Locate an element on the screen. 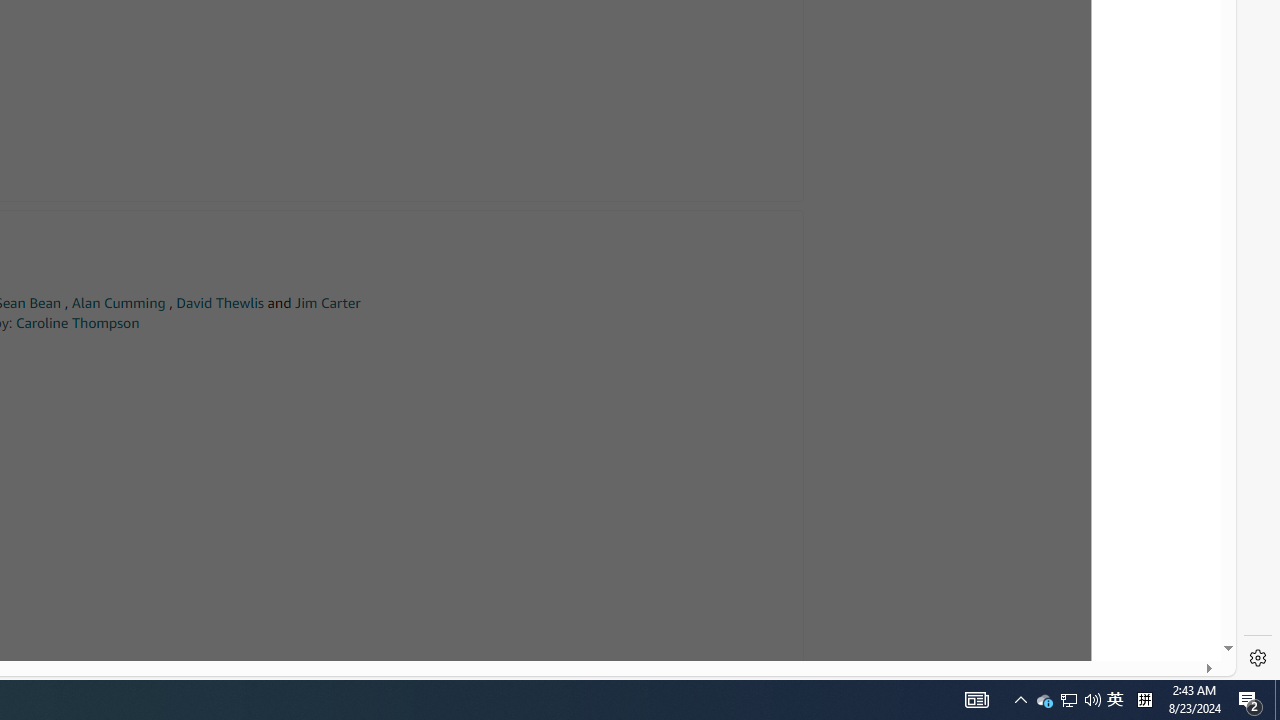 Image resolution: width=1280 pixels, height=720 pixels. 'David Thewlis' is located at coordinates (220, 303).